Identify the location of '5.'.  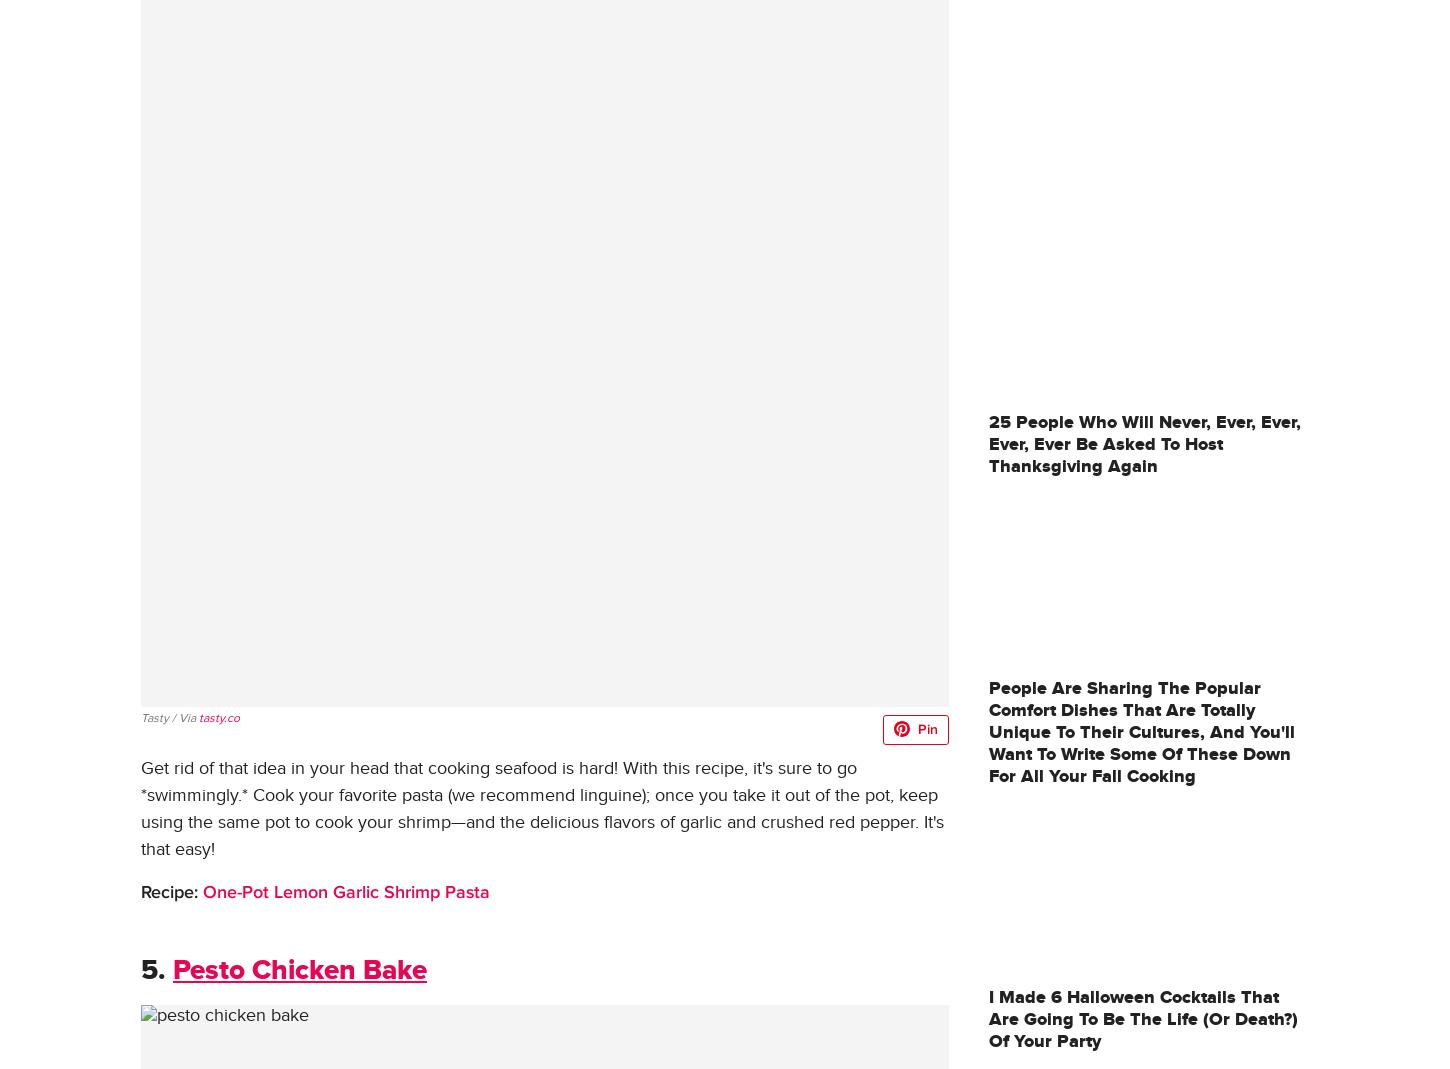
(152, 970).